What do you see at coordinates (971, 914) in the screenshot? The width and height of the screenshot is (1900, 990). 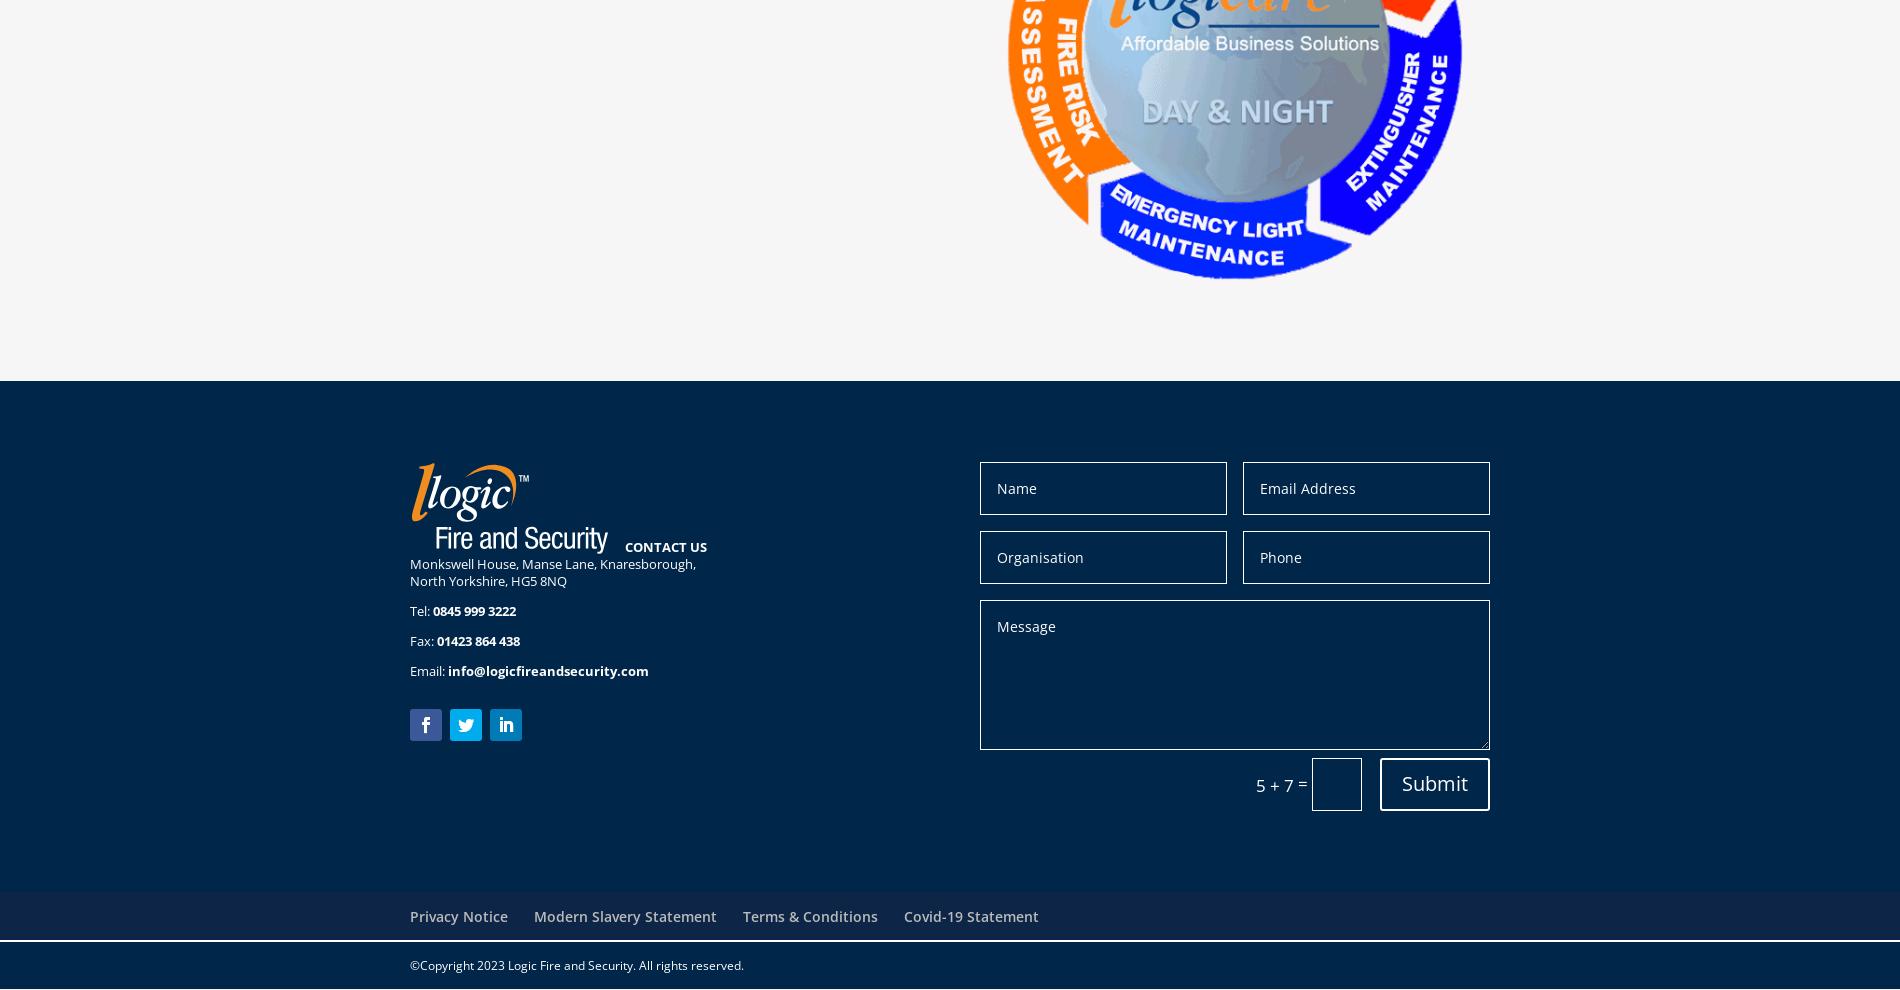 I see `'Covid-19 Statement'` at bounding box center [971, 914].